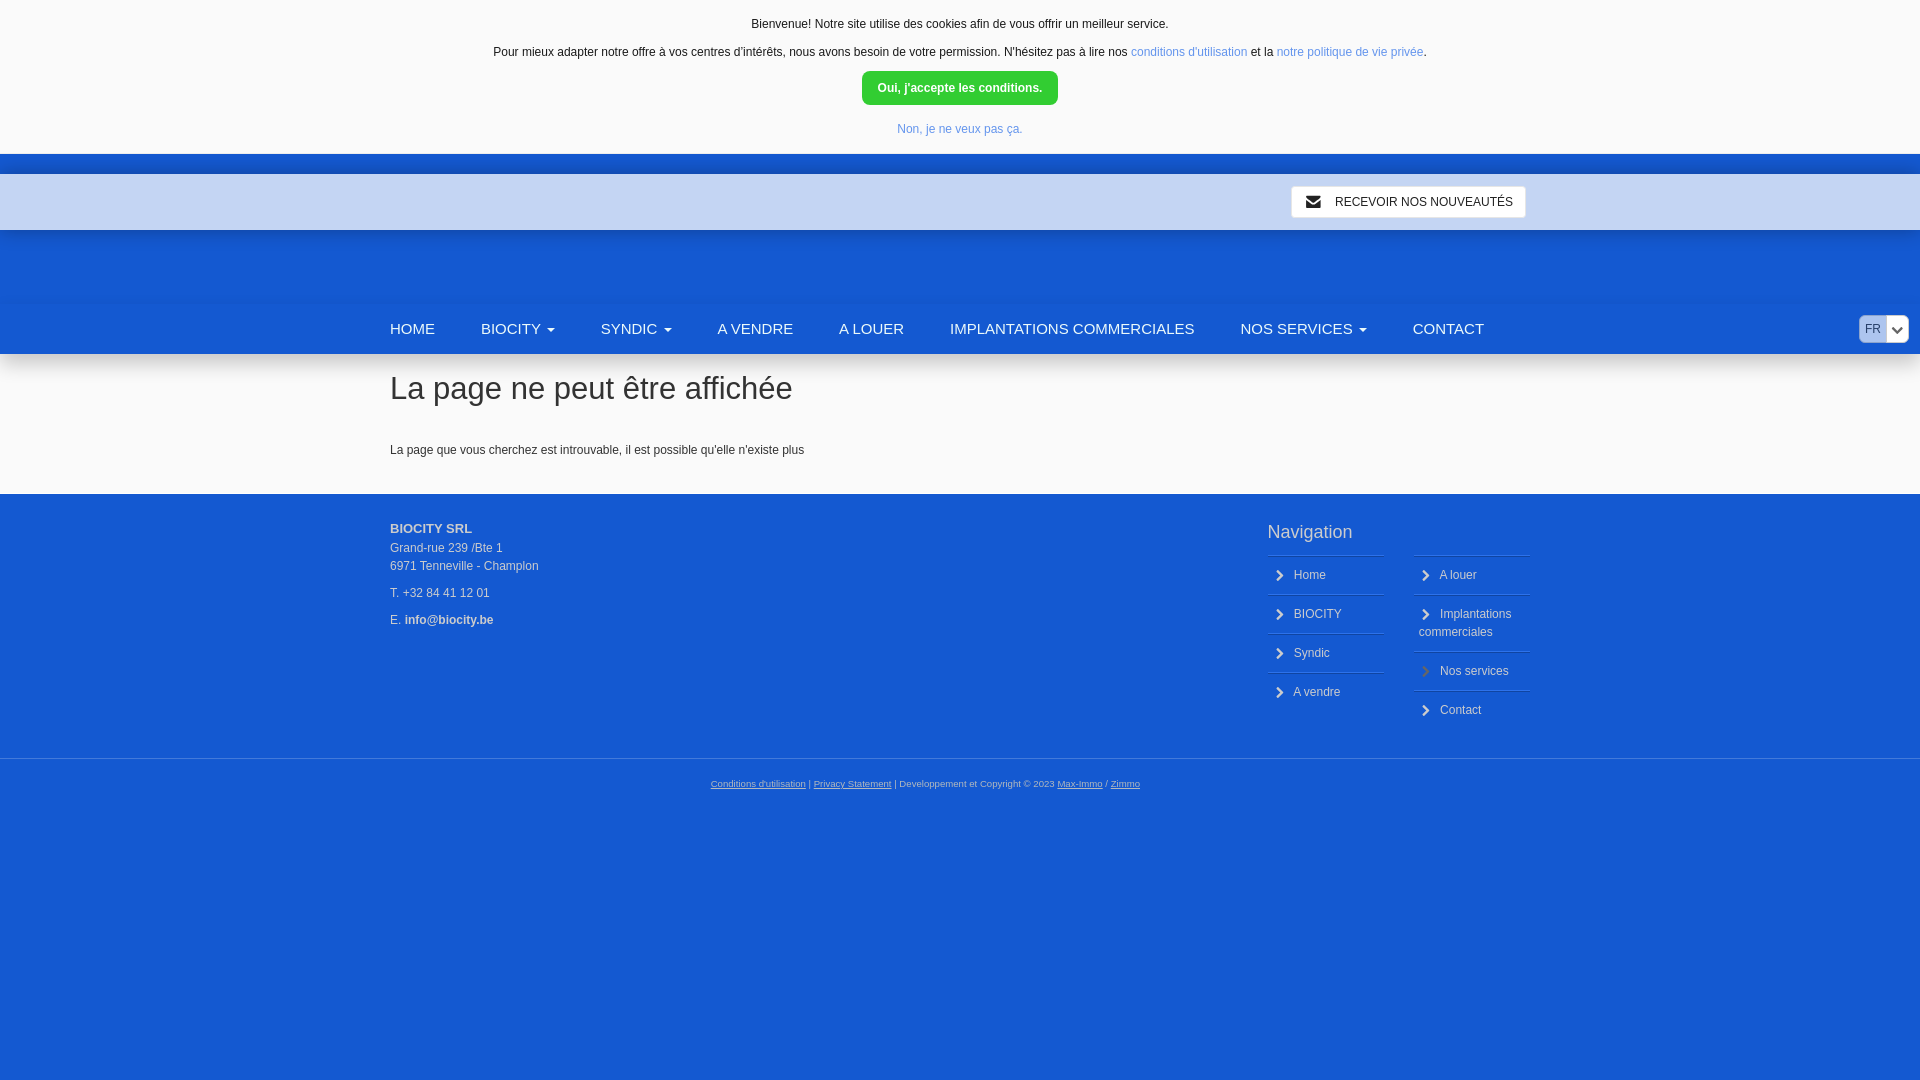 The width and height of the screenshot is (1920, 1080). Describe the element at coordinates (448, 619) in the screenshot. I see `'info@biocity.be'` at that location.